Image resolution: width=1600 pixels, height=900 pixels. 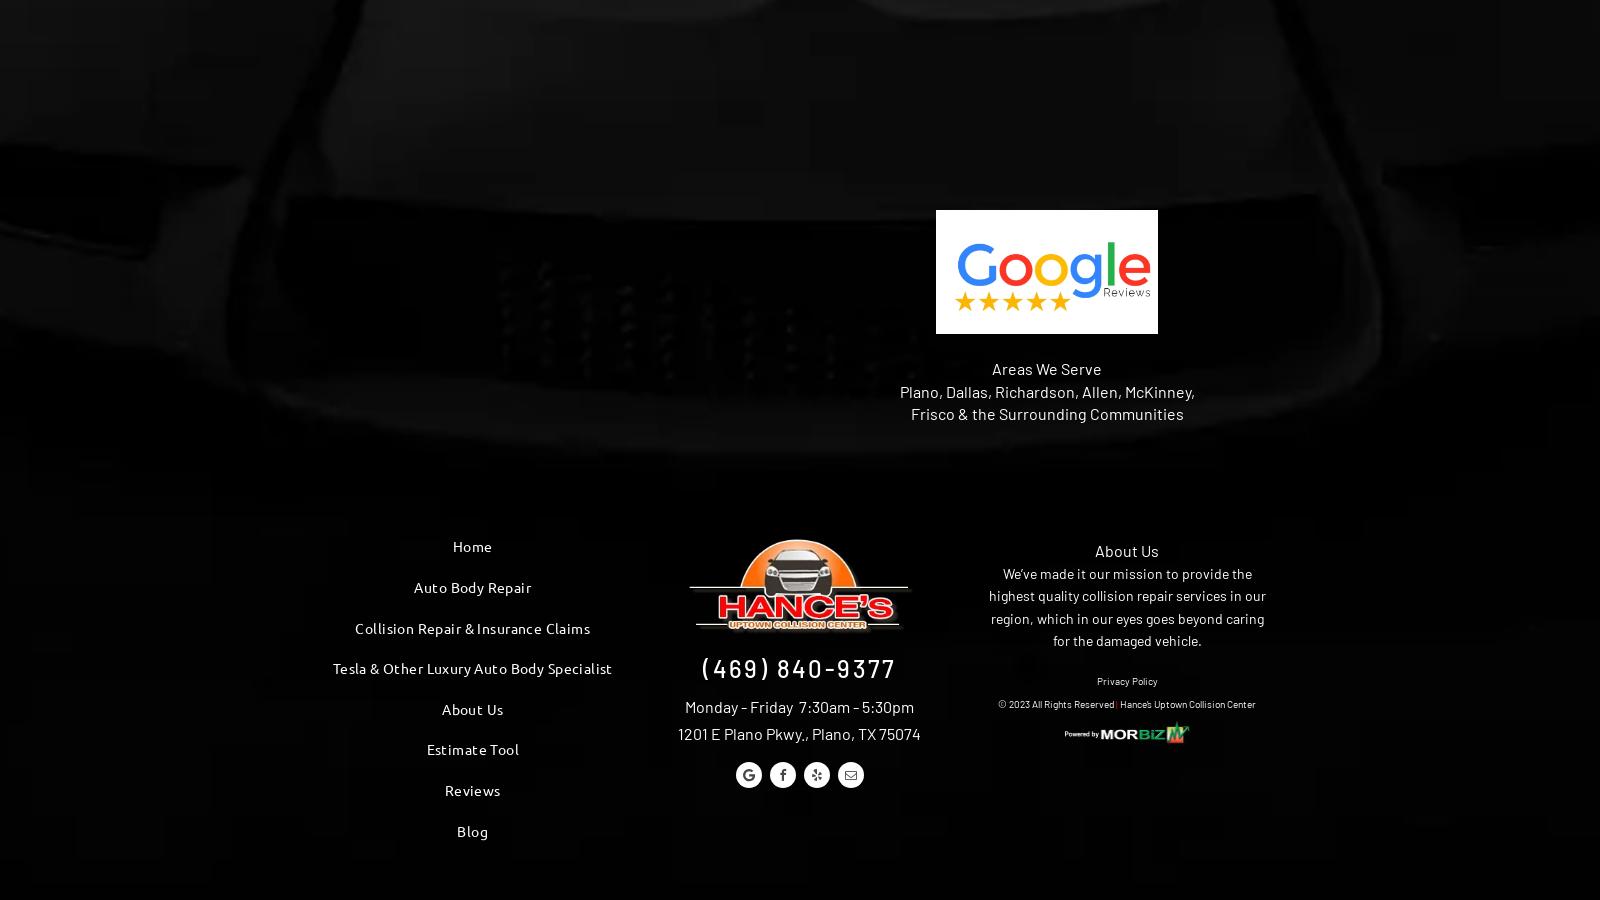 I want to click on '1201 E Plano Pkwy., Plano, TX 75074', so click(x=799, y=731).